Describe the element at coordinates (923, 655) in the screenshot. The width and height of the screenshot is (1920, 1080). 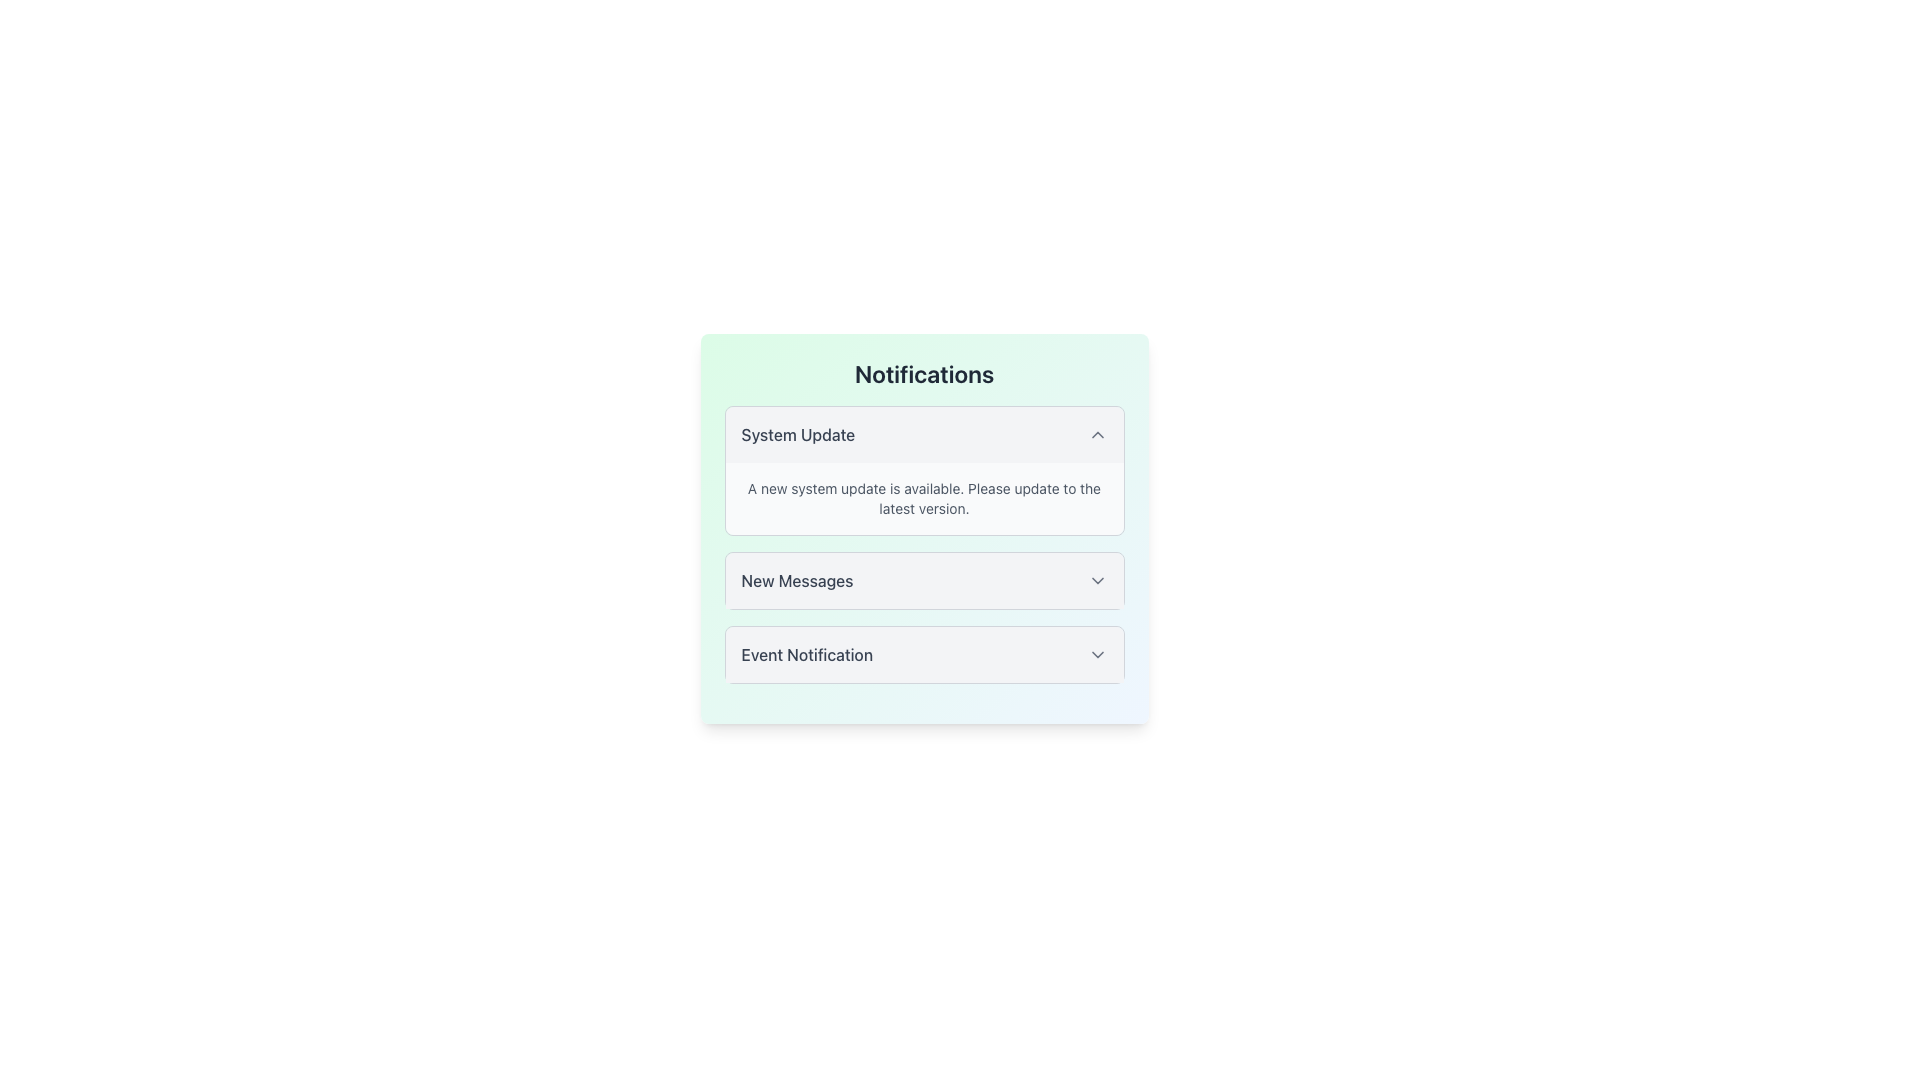
I see `the 'Event Notification' dropdown menu header to trigger the background color change effect` at that location.